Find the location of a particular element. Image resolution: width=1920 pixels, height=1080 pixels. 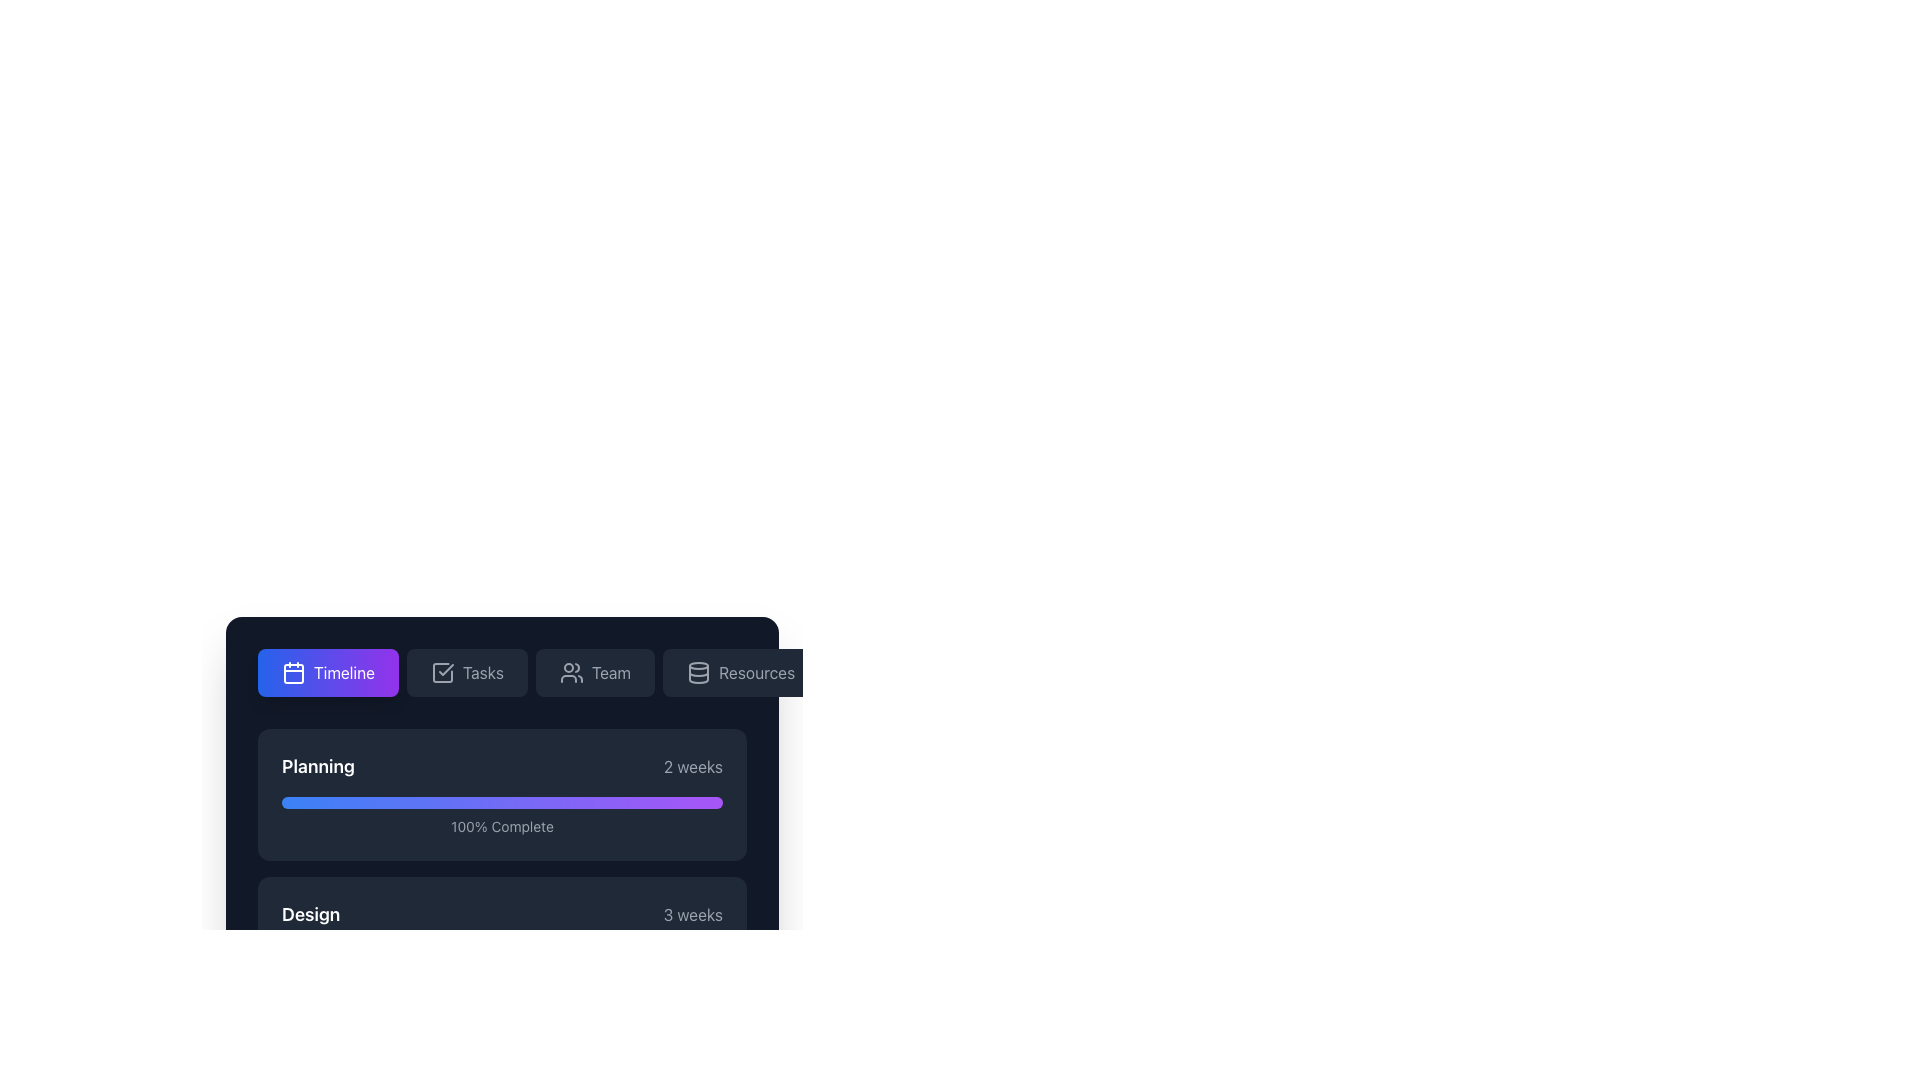

the 'Tasks' navigation option in the middle section of the navigation bar, which is the second item from the left and includes a checkbox icon is located at coordinates (483, 672).